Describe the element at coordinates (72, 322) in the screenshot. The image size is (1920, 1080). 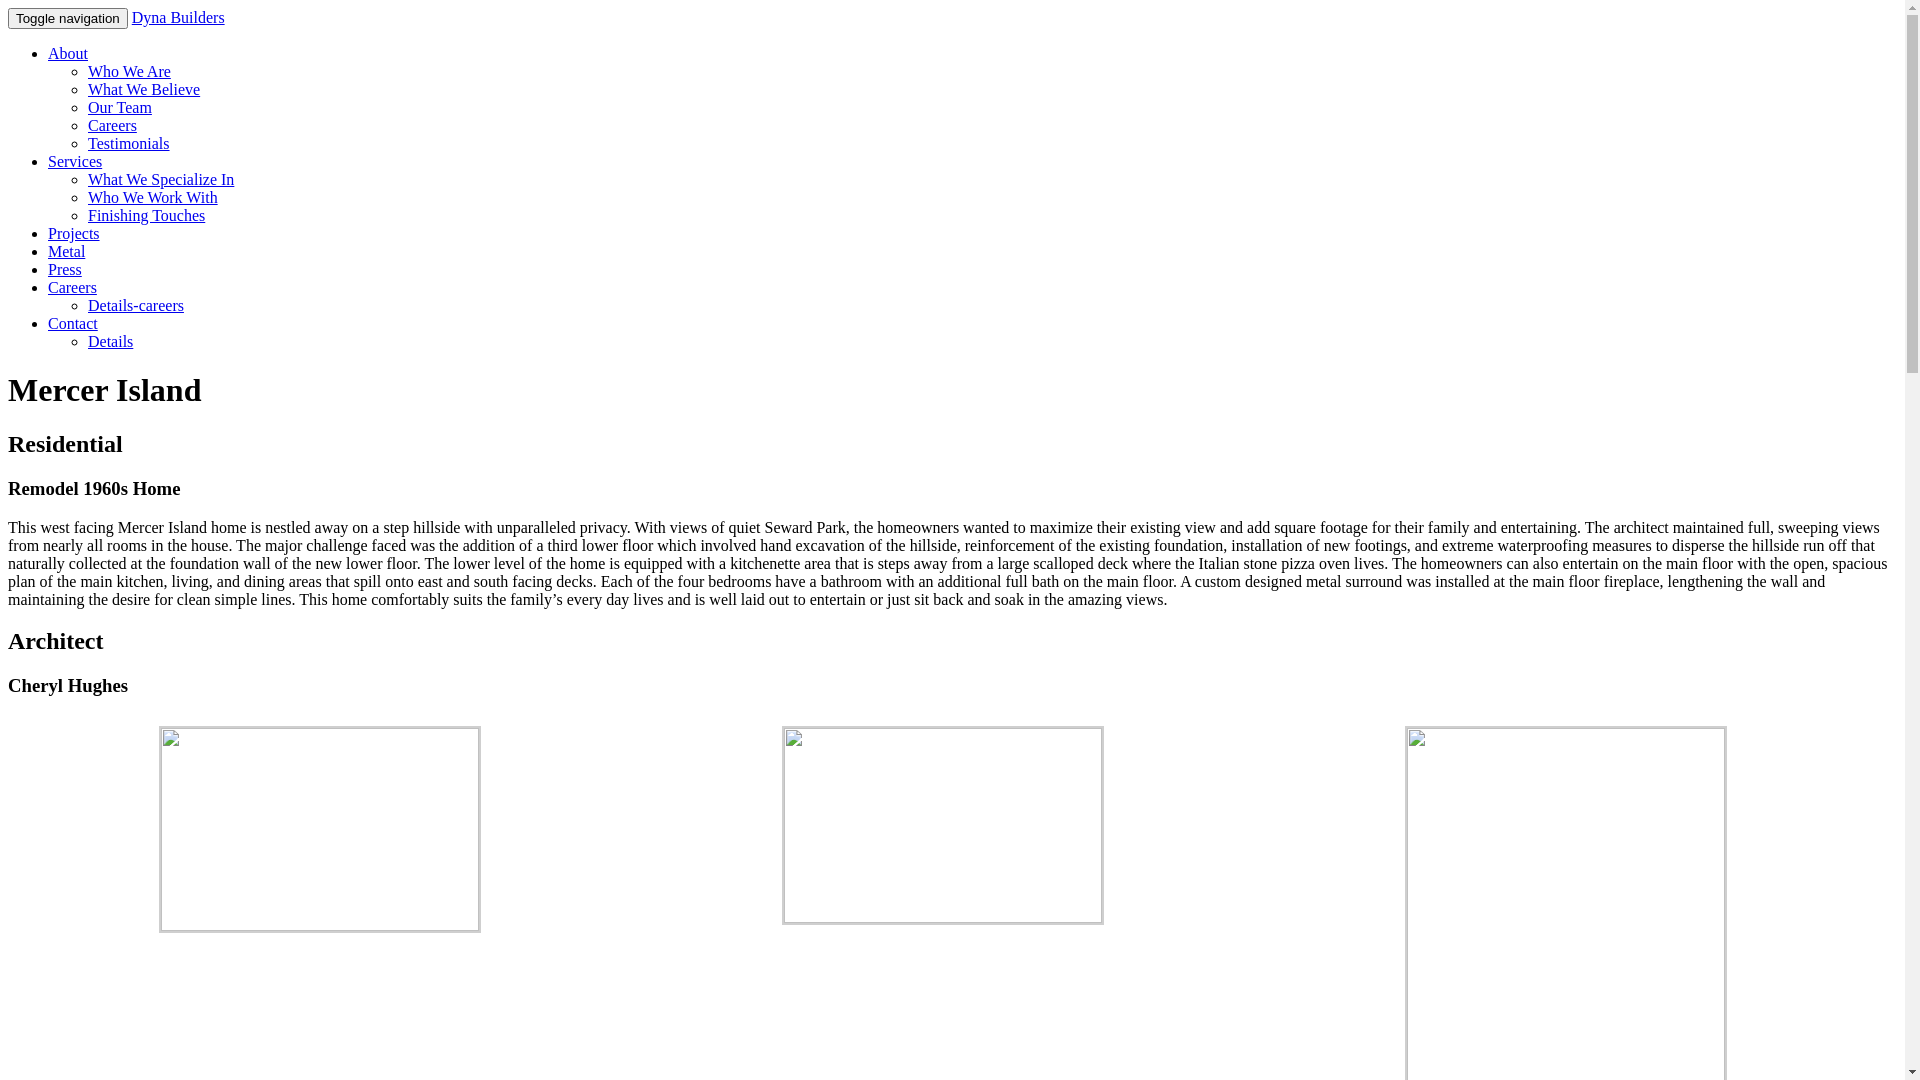
I see `'Contact'` at that location.